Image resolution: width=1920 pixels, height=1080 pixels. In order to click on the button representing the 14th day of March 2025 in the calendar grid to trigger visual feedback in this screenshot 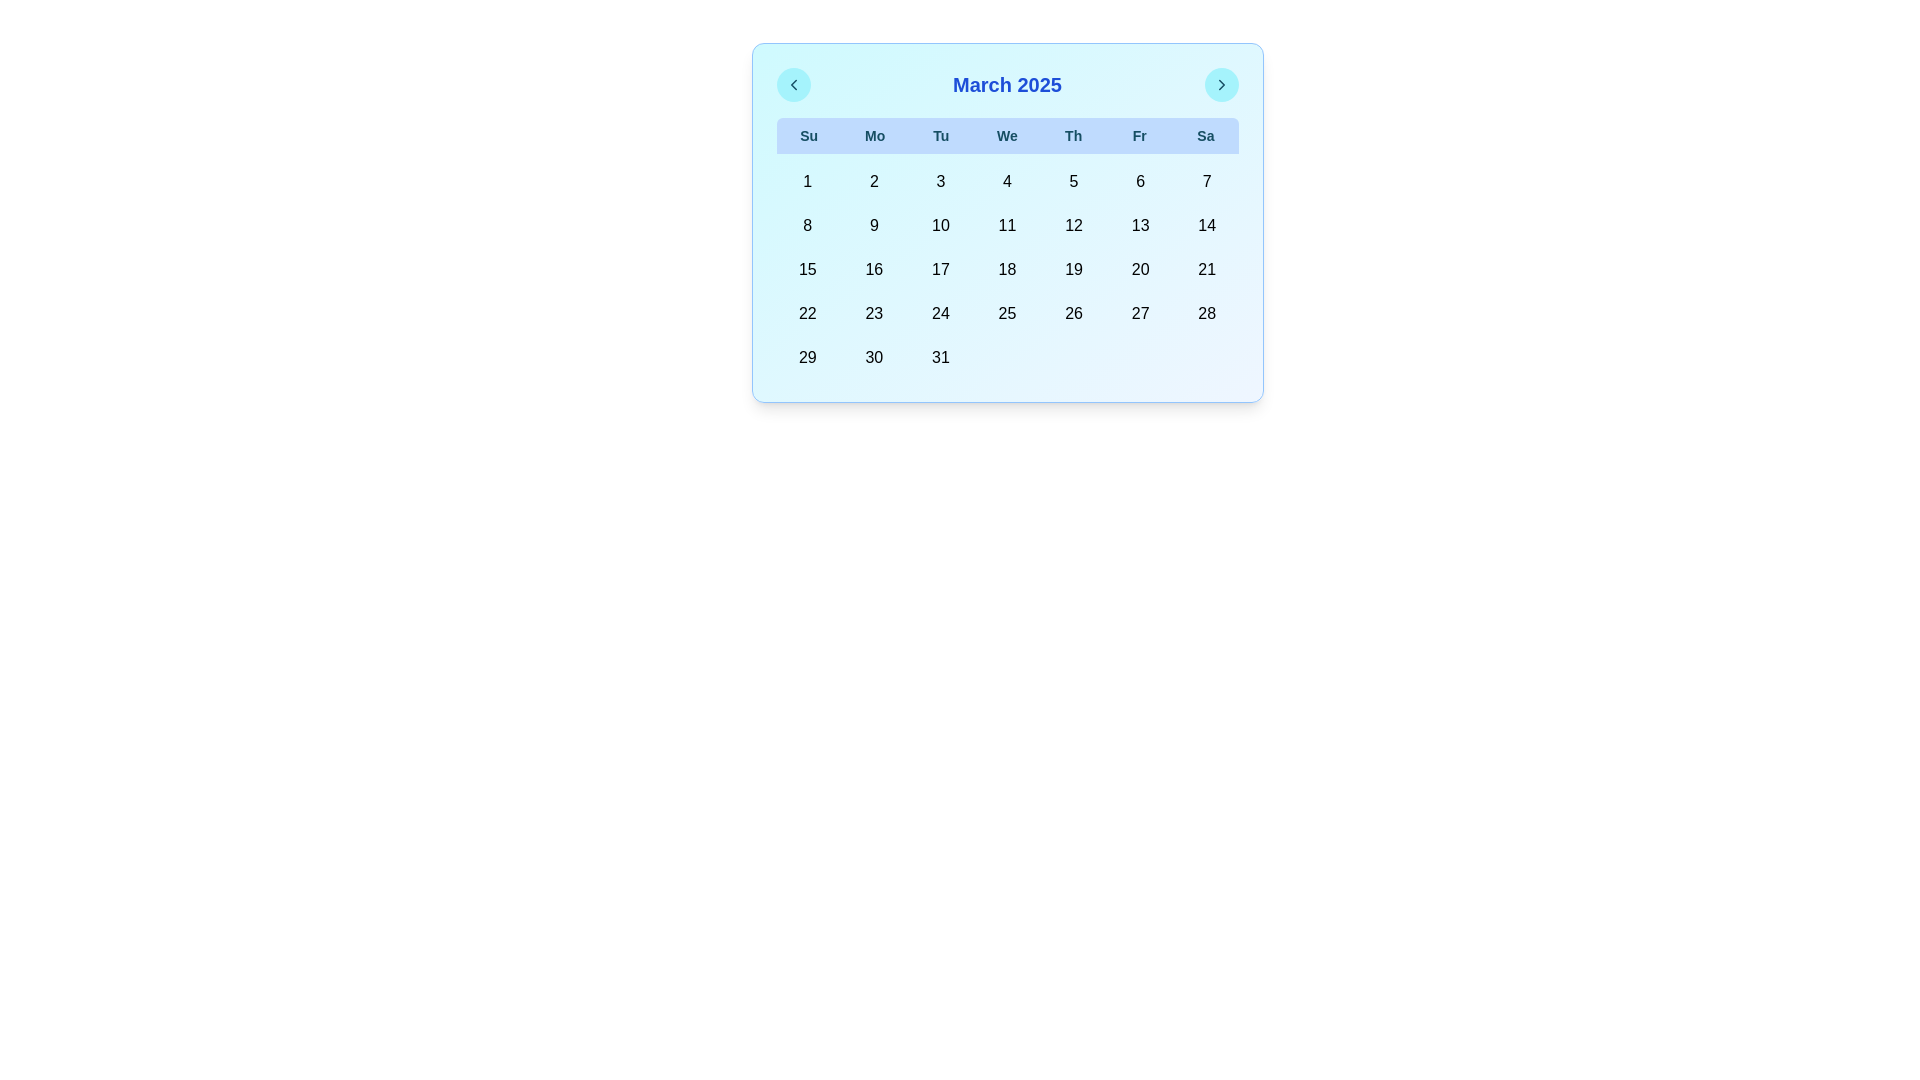, I will do `click(1206, 225)`.